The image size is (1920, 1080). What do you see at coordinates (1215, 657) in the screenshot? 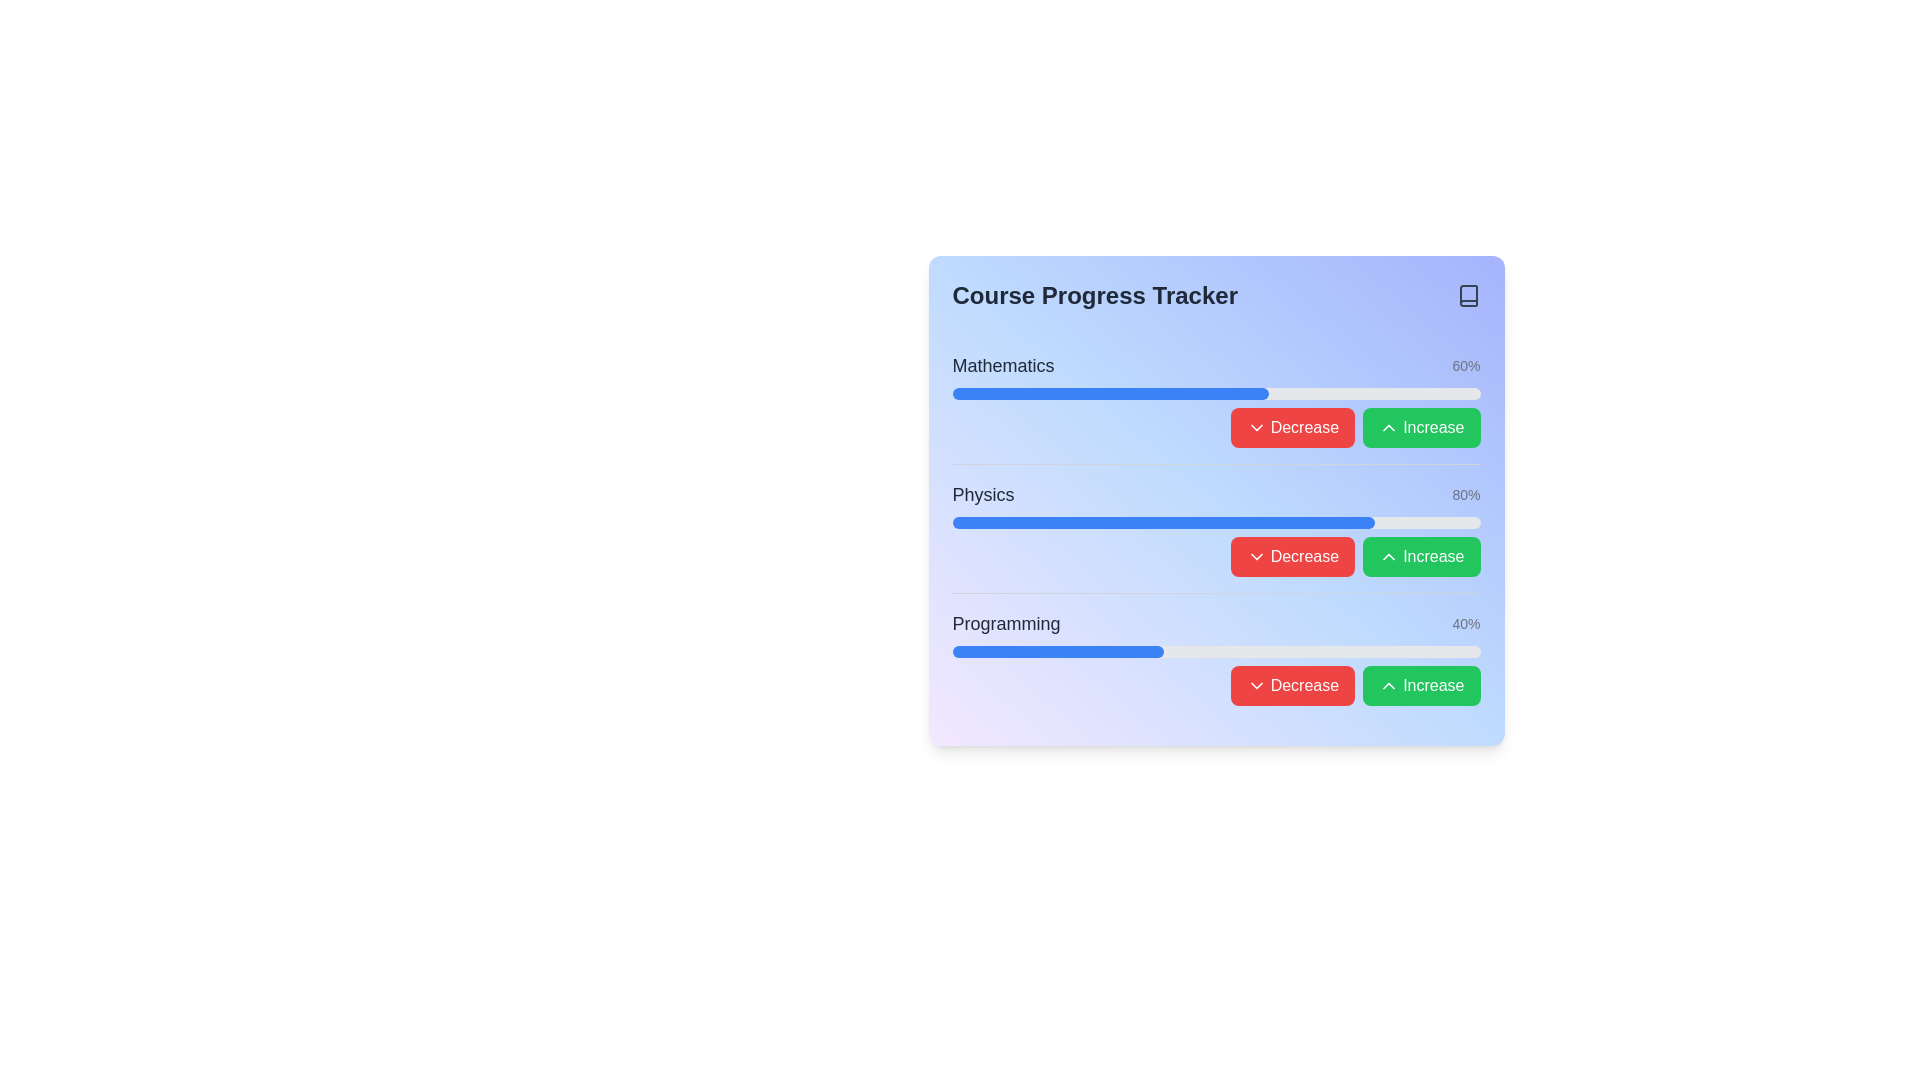
I see `the Composite component for the 'Programming' course` at bounding box center [1215, 657].